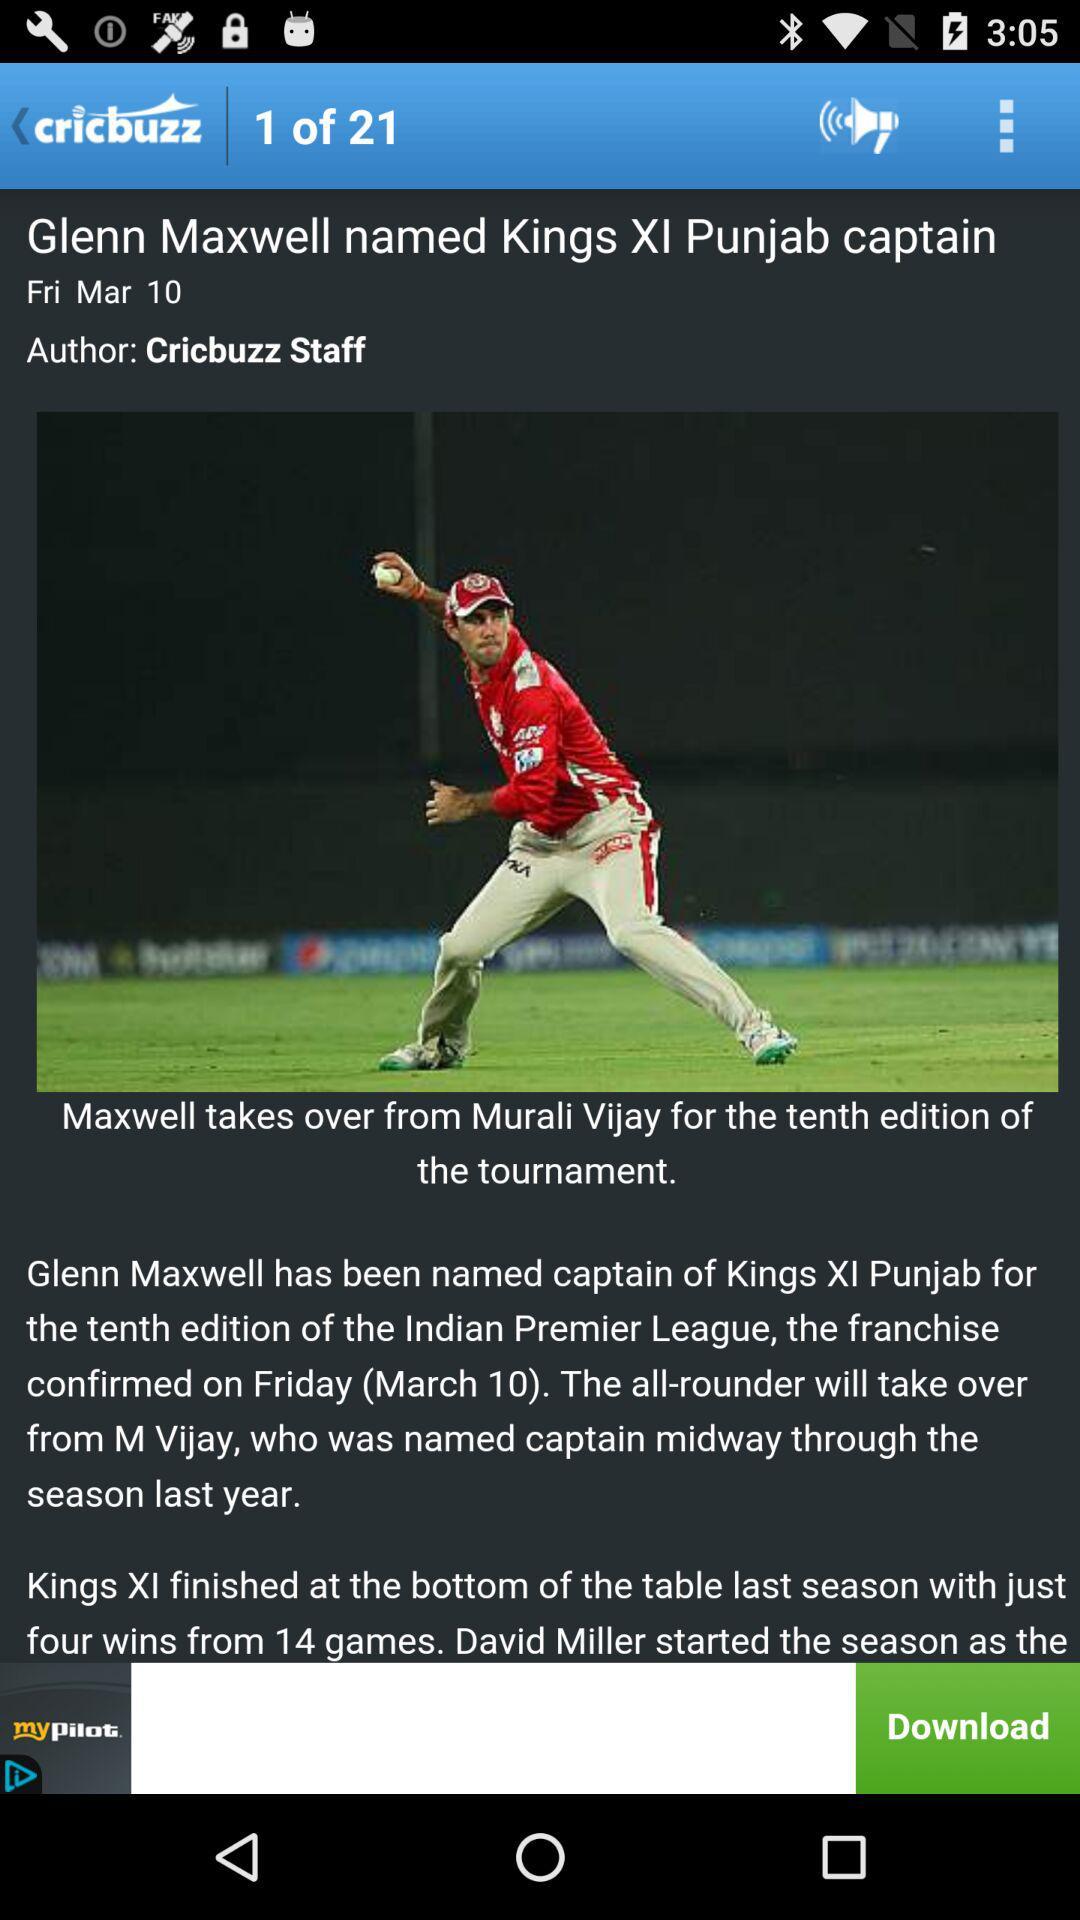 This screenshot has height=1920, width=1080. What do you see at coordinates (858, 124) in the screenshot?
I see `sound` at bounding box center [858, 124].